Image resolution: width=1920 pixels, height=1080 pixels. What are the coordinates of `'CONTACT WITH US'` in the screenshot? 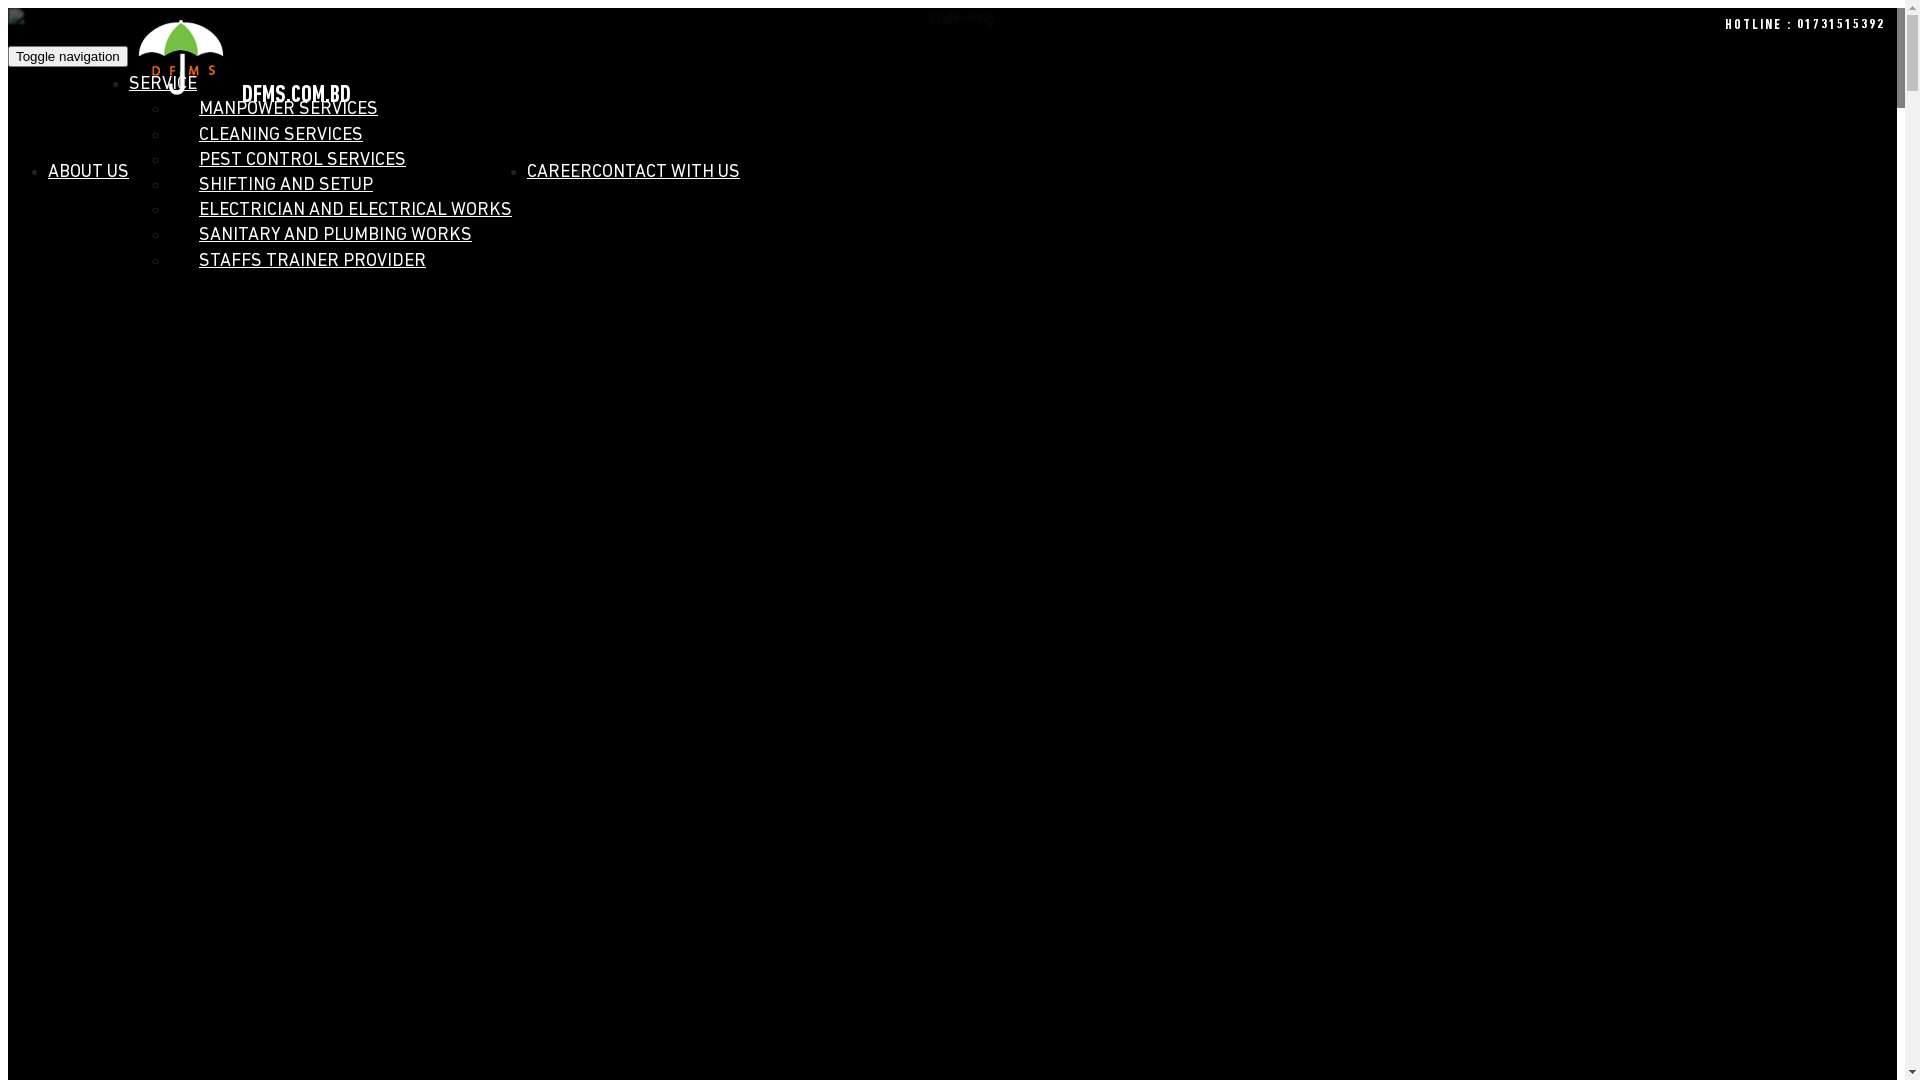 It's located at (666, 190).